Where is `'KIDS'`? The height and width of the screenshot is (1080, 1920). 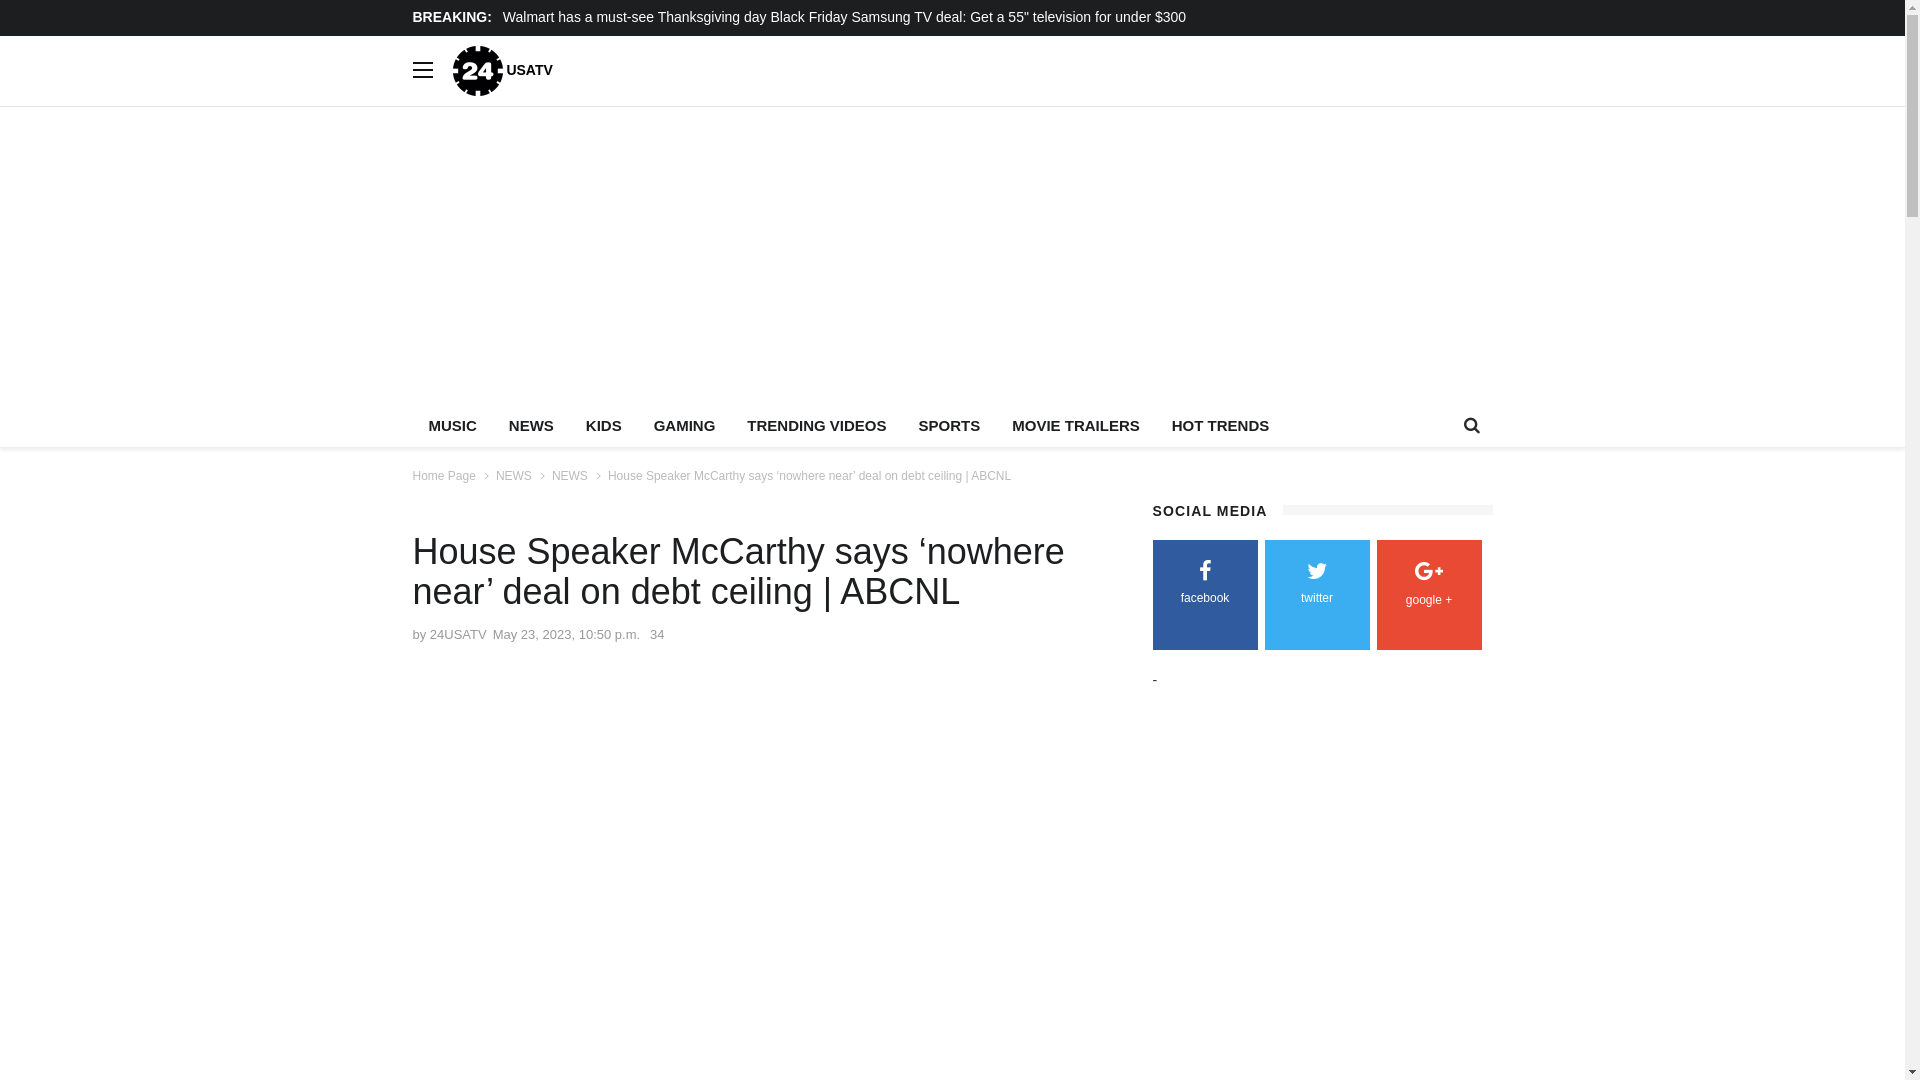
'KIDS' is located at coordinates (603, 424).